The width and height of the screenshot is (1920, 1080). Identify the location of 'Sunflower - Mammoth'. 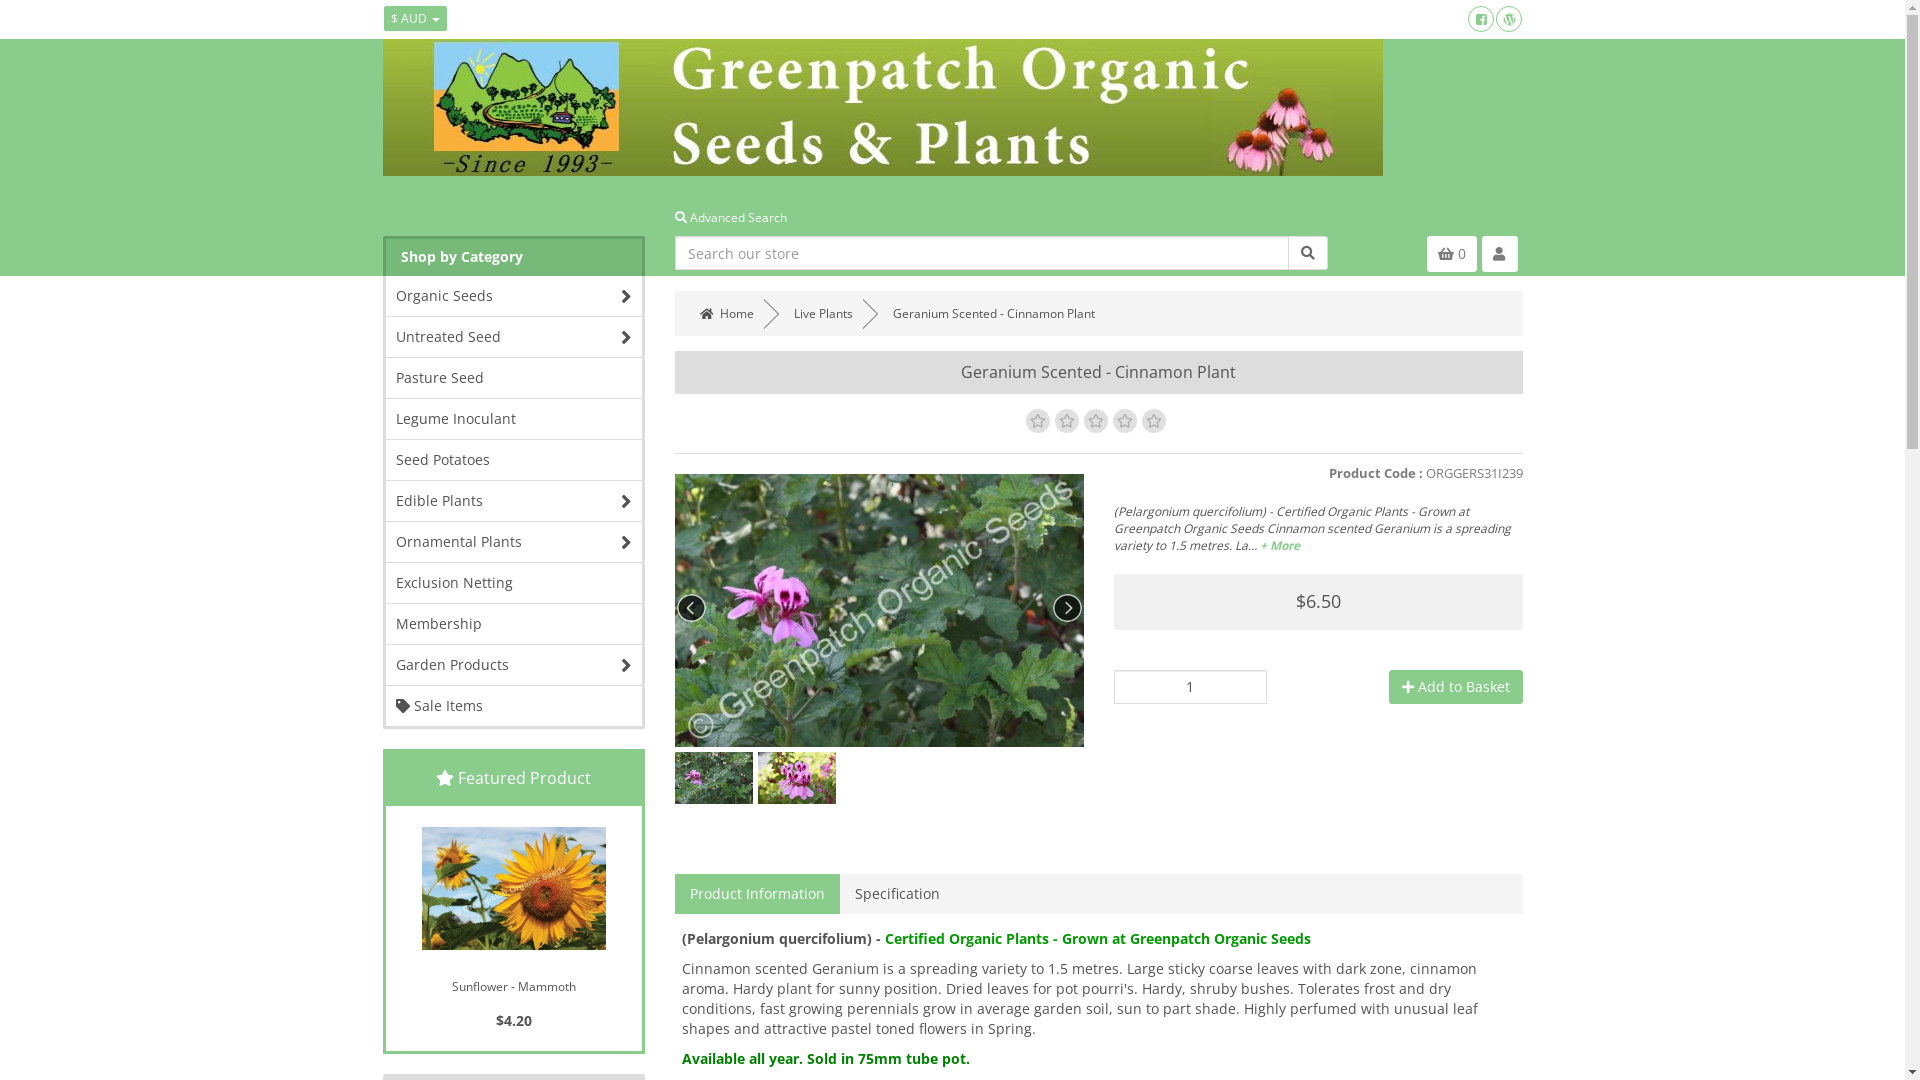
(513, 887).